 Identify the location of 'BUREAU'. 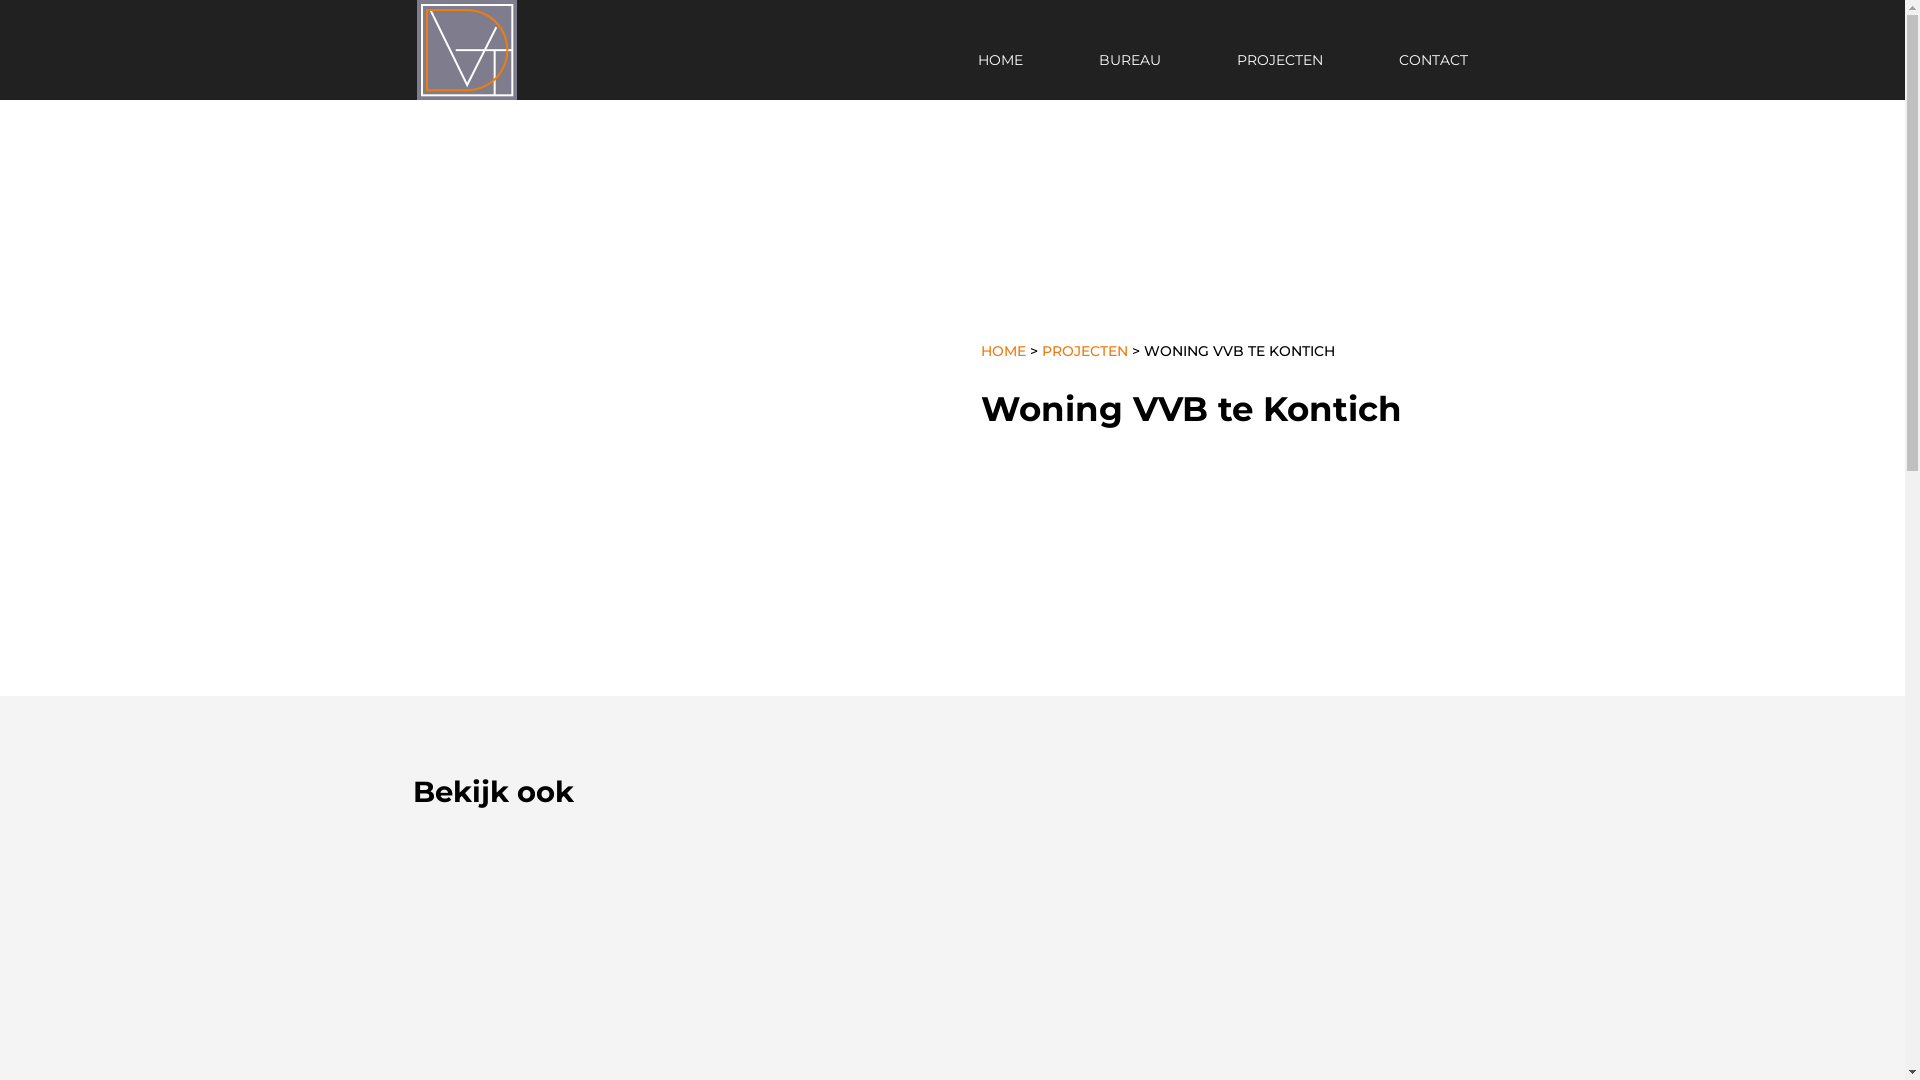
(1073, 75).